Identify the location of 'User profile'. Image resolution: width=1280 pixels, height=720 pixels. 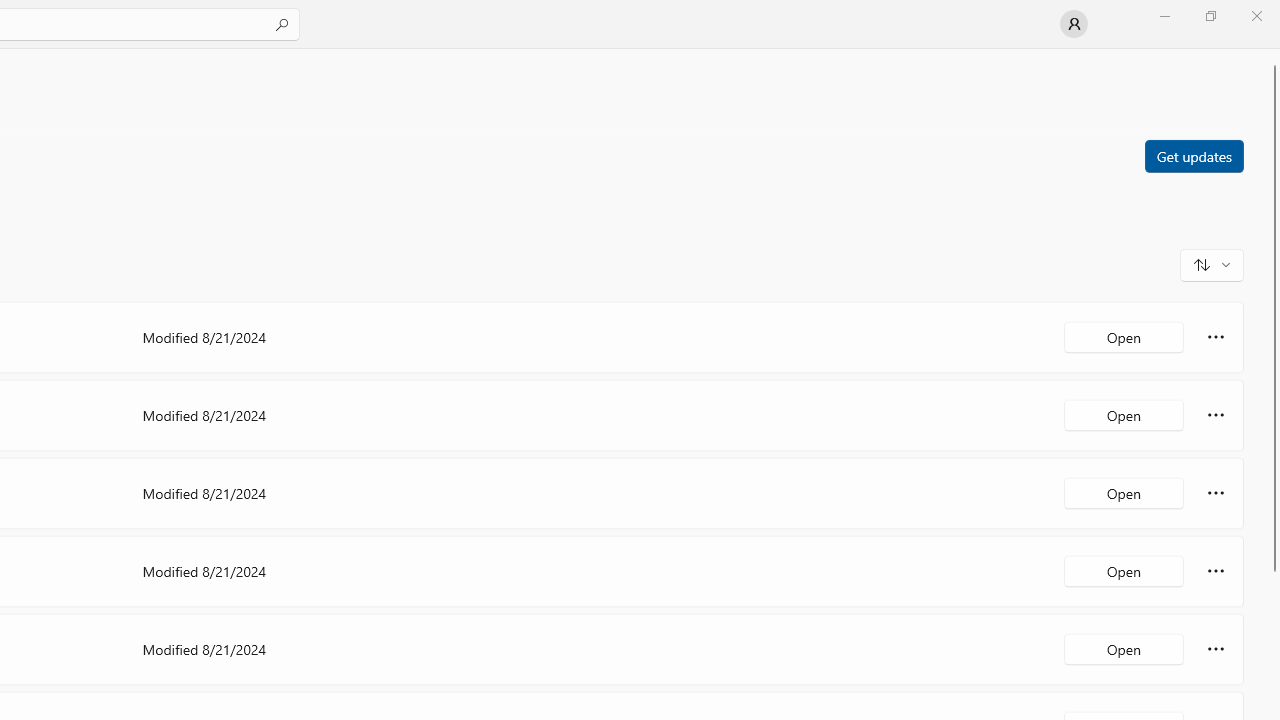
(1072, 24).